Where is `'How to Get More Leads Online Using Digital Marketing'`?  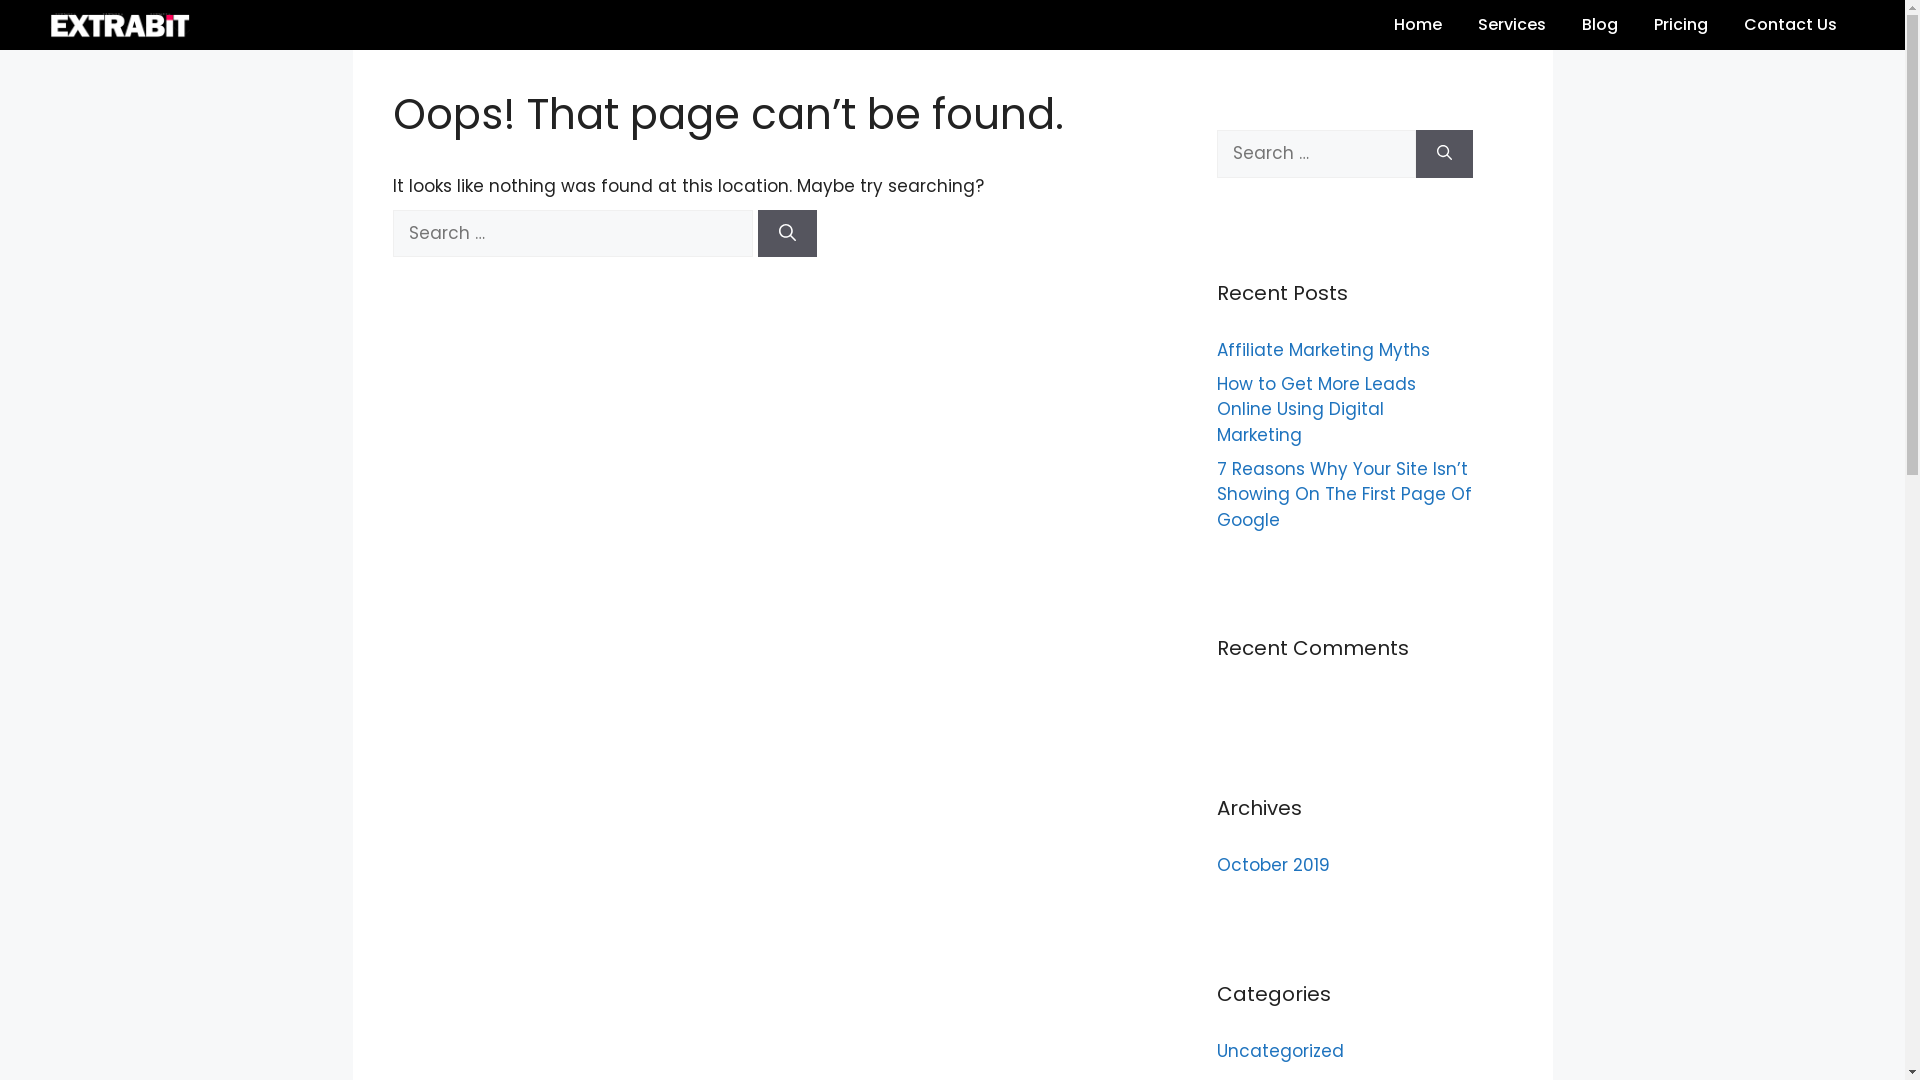 'How to Get More Leads Online Using Digital Marketing' is located at coordinates (1315, 408).